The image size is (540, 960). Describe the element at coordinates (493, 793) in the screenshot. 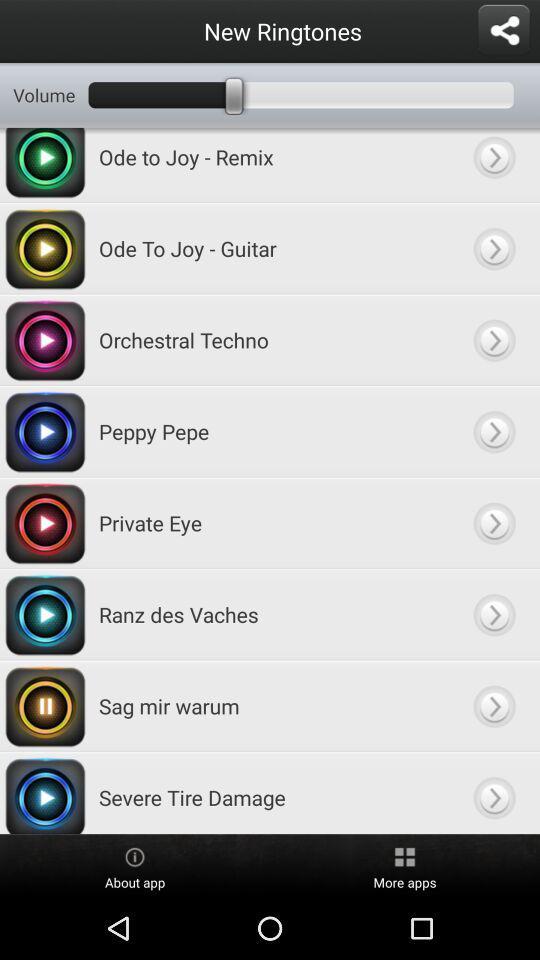

I see `fackward` at that location.